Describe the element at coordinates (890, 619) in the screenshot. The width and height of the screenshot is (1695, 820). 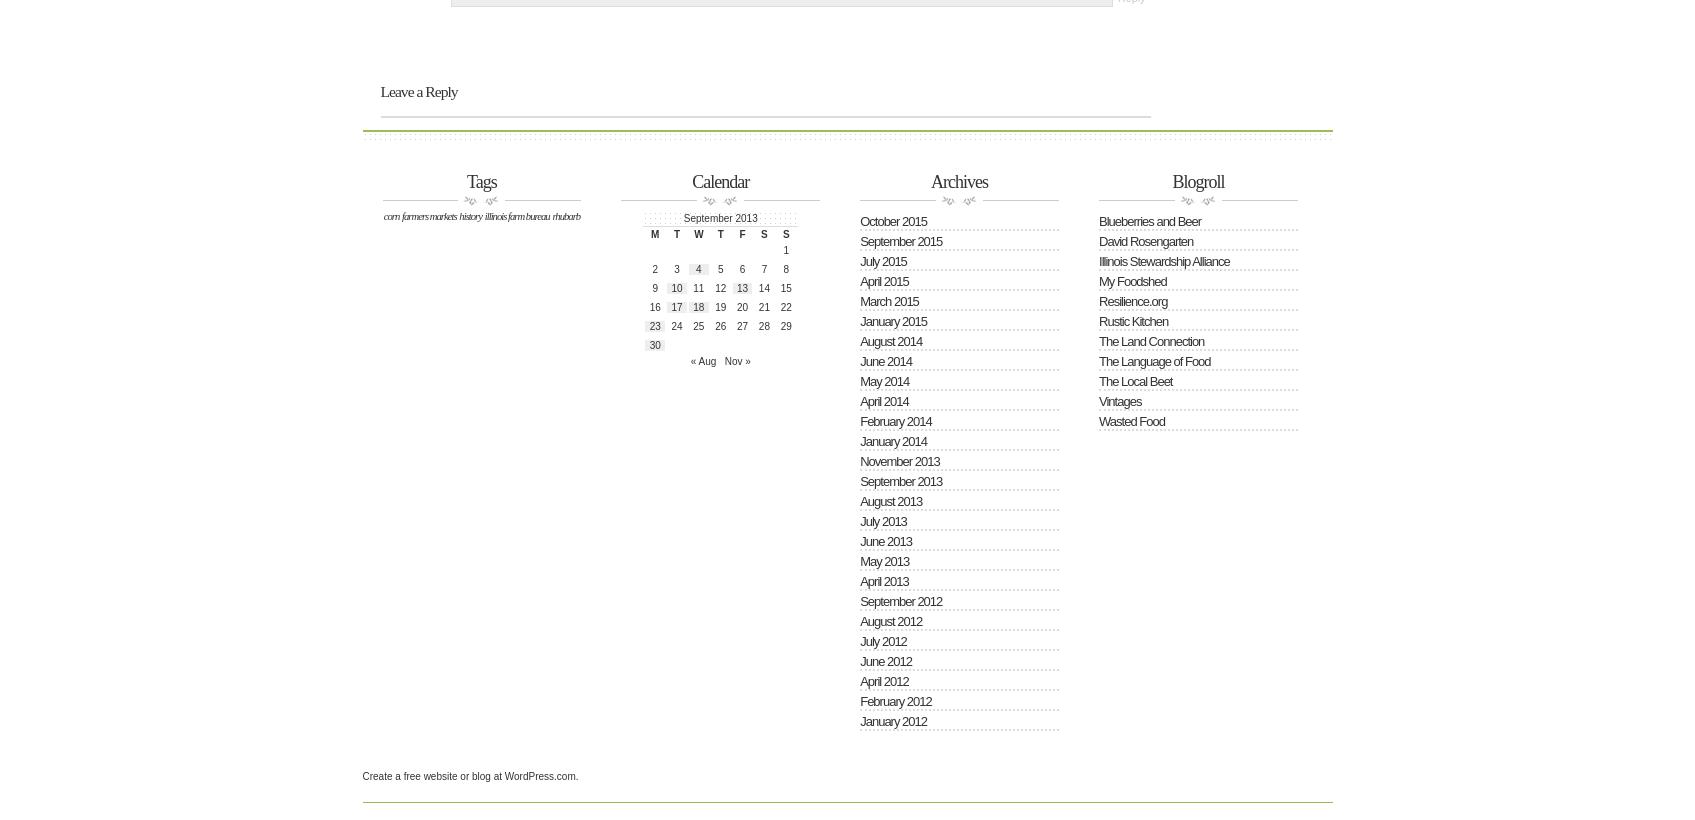
I see `'August 2012'` at that location.